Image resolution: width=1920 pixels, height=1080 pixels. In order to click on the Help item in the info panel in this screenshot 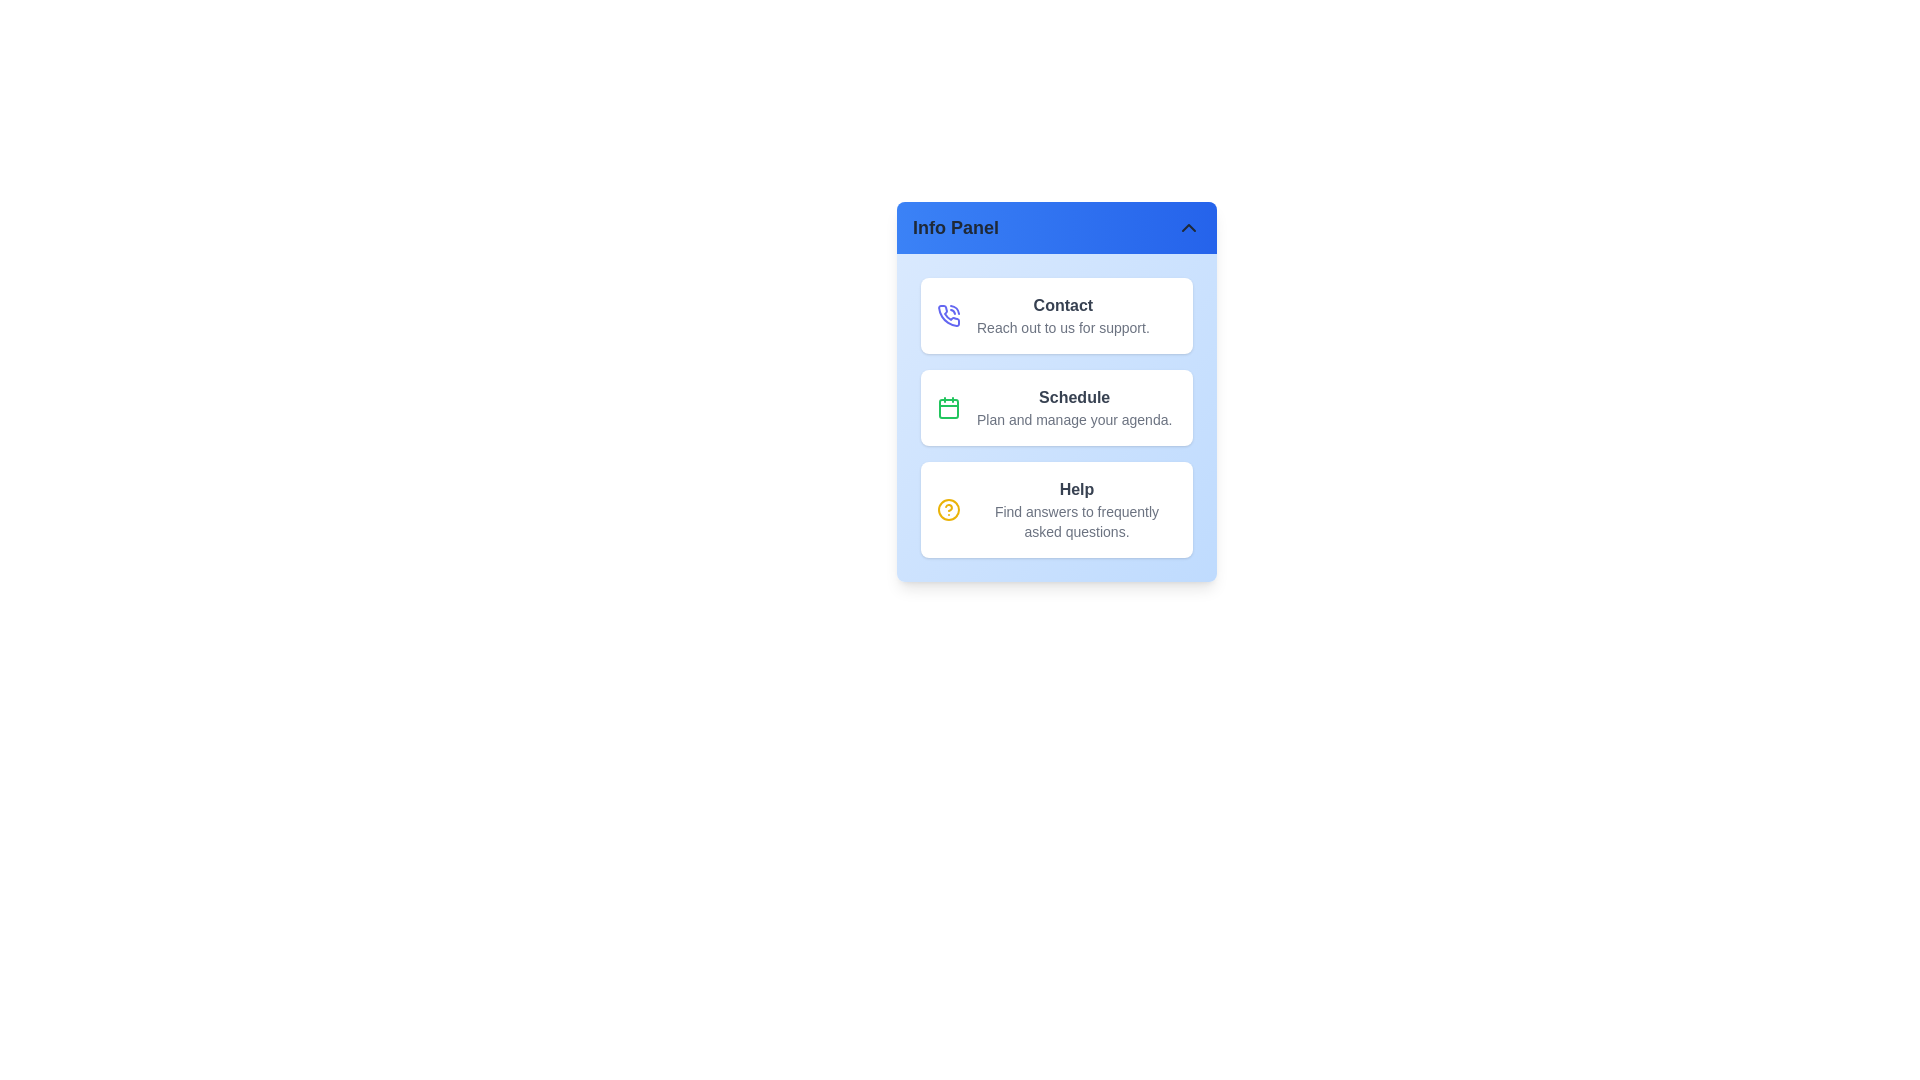, I will do `click(1055, 508)`.